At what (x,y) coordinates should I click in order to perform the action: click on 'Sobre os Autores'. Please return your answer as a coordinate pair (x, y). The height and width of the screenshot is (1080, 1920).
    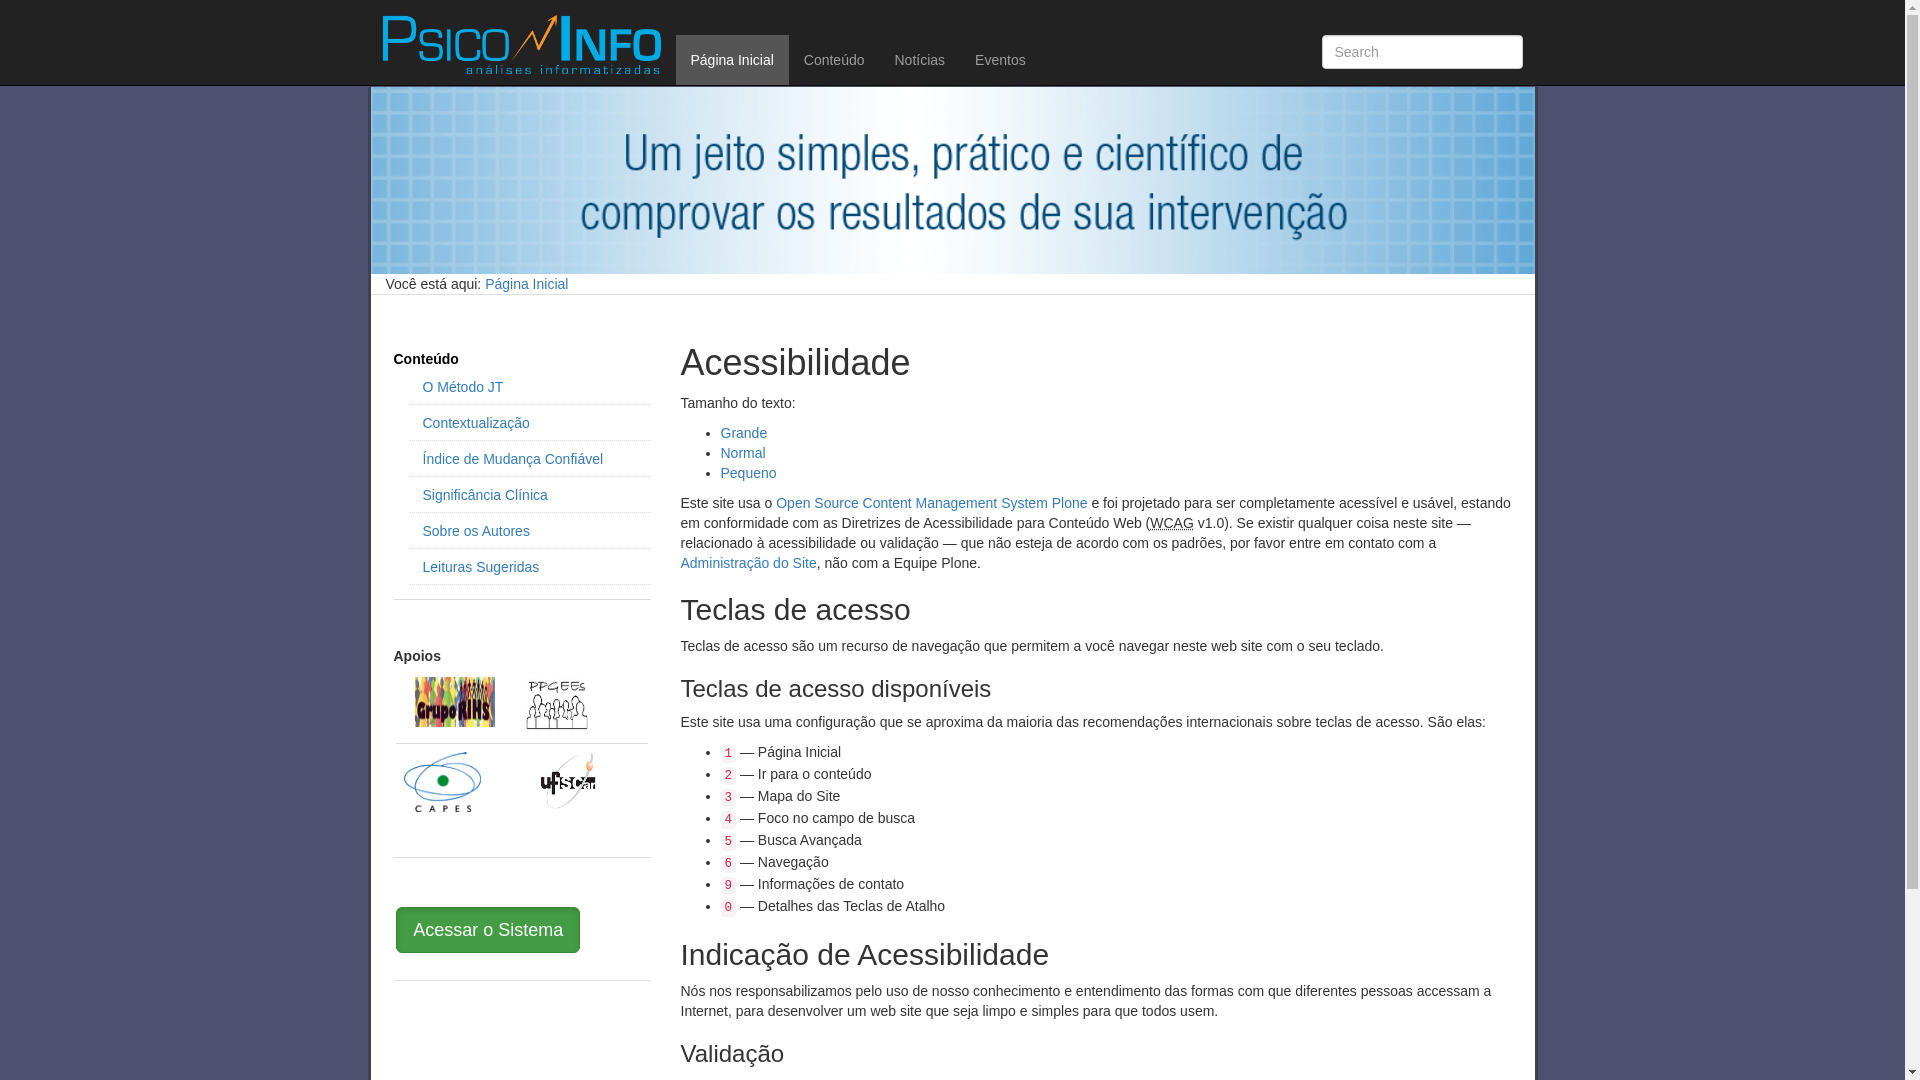
    Looking at the image, I should click on (421, 530).